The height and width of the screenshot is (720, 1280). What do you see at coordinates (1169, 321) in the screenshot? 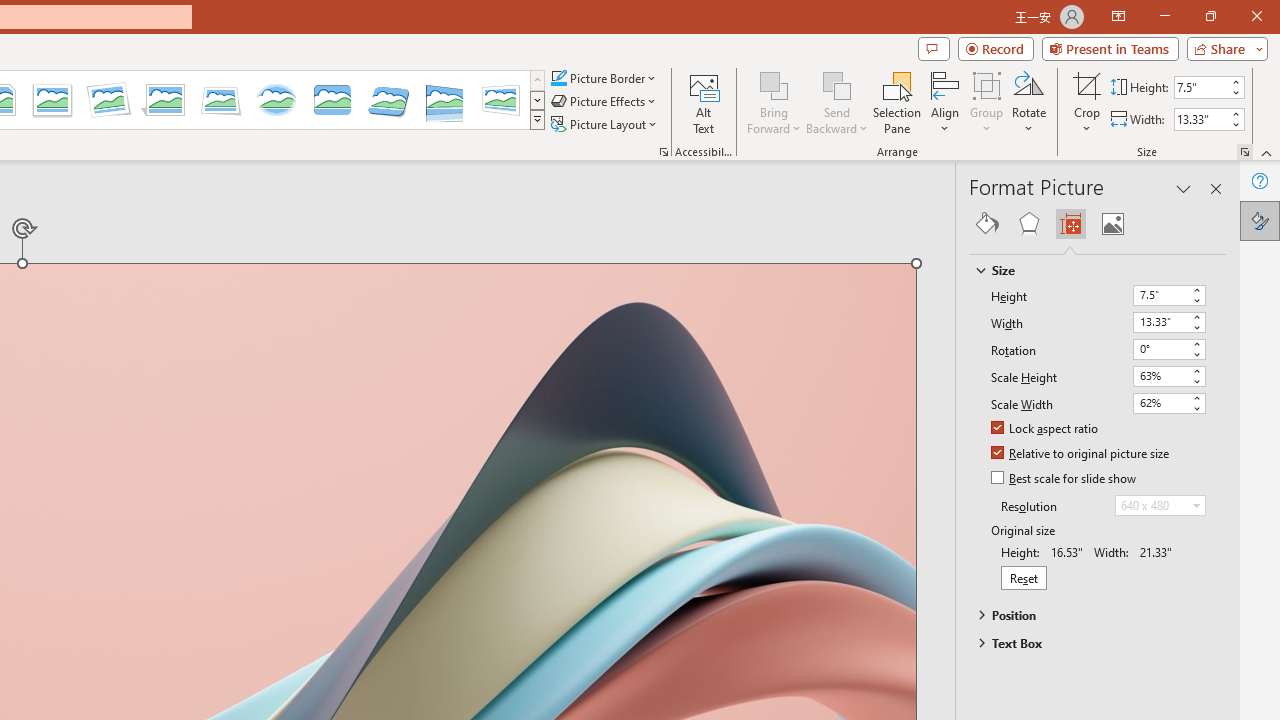
I see `'Width'` at bounding box center [1169, 321].